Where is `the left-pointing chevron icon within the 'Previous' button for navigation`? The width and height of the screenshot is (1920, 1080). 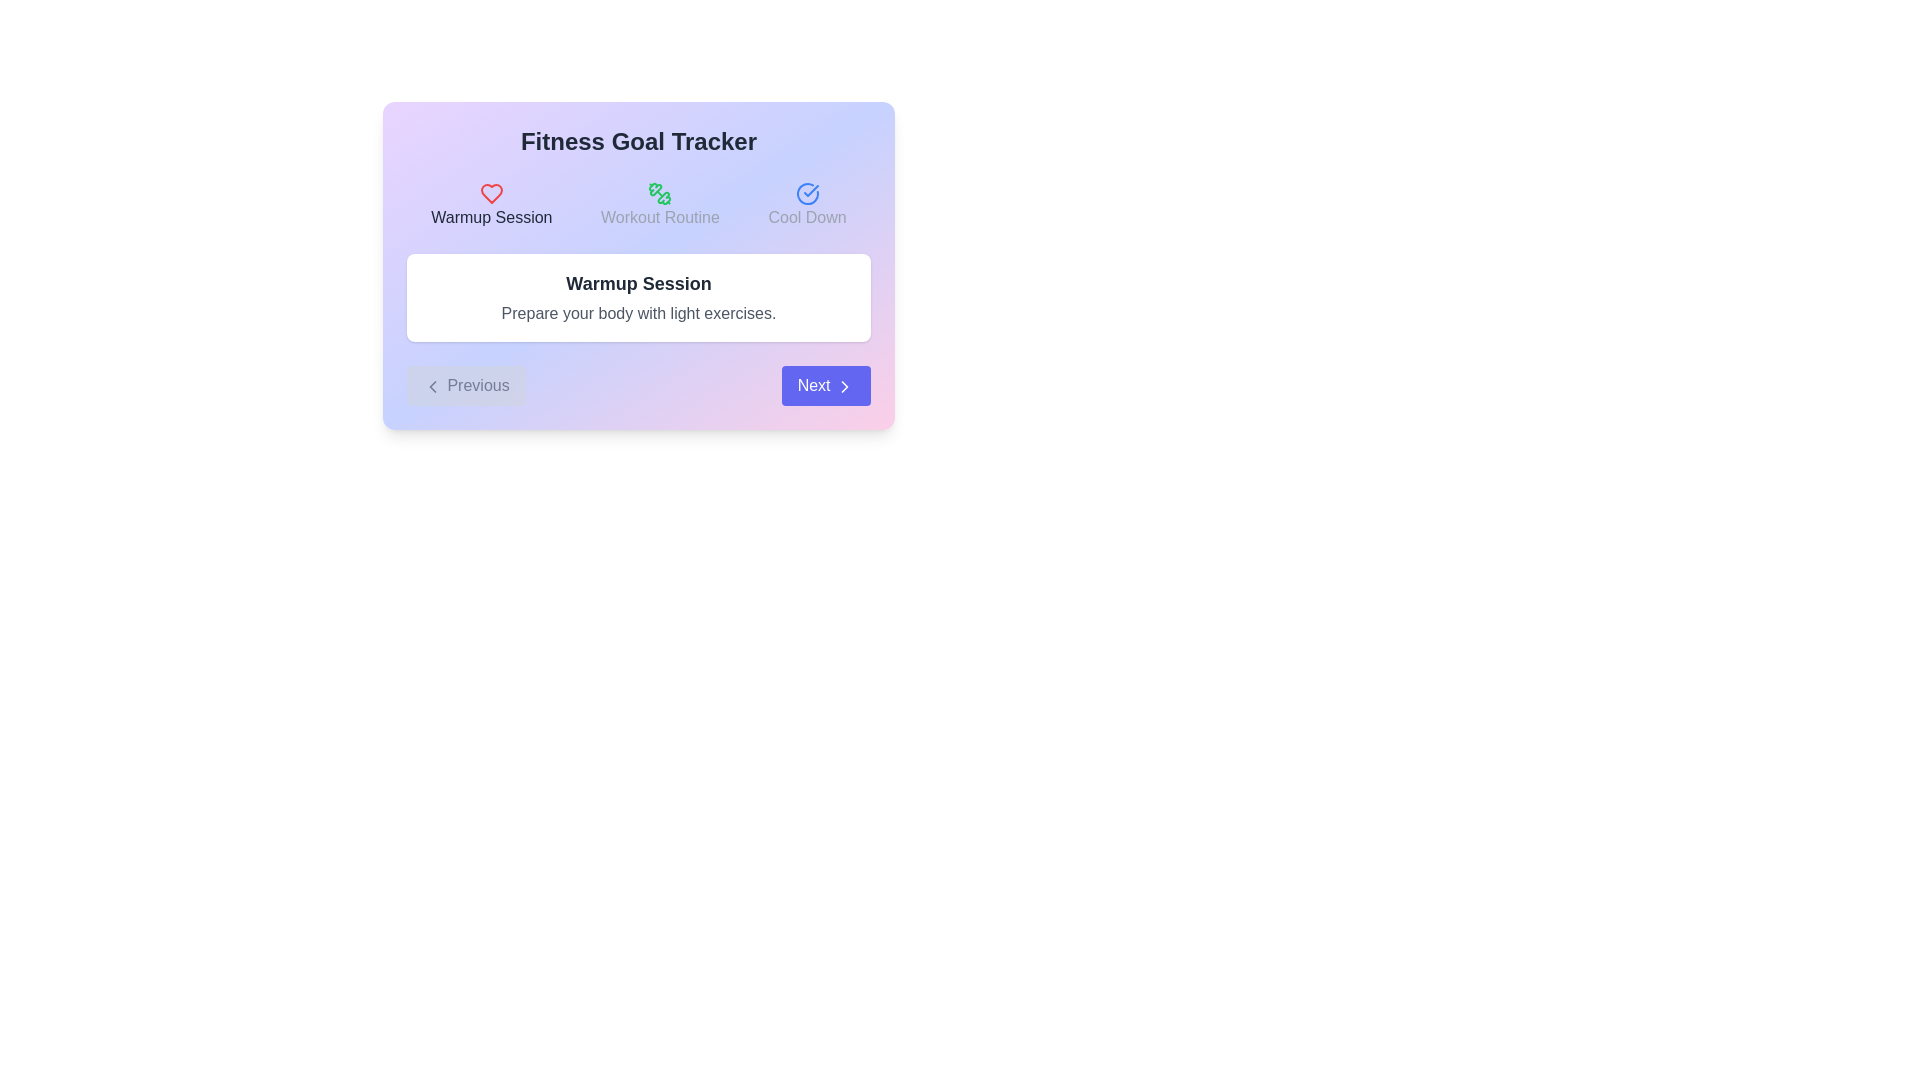 the left-pointing chevron icon within the 'Previous' button for navigation is located at coordinates (431, 385).